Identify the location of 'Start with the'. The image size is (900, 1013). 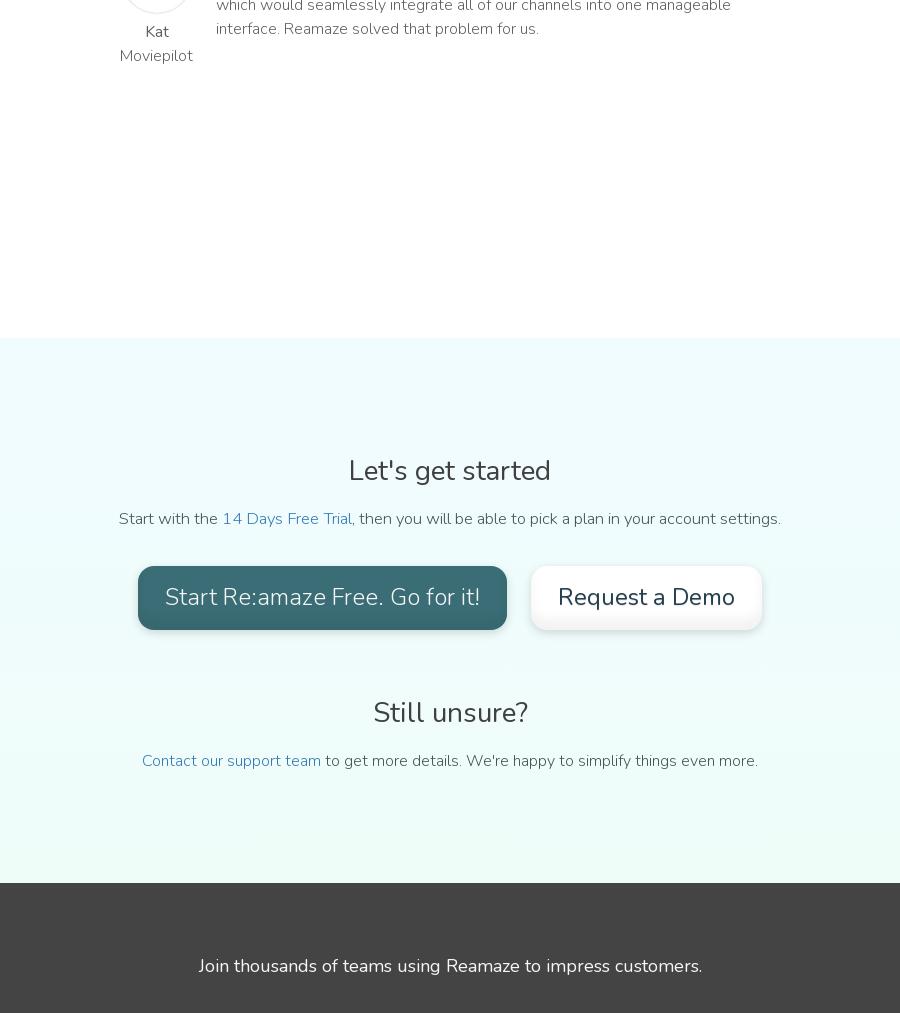
(170, 518).